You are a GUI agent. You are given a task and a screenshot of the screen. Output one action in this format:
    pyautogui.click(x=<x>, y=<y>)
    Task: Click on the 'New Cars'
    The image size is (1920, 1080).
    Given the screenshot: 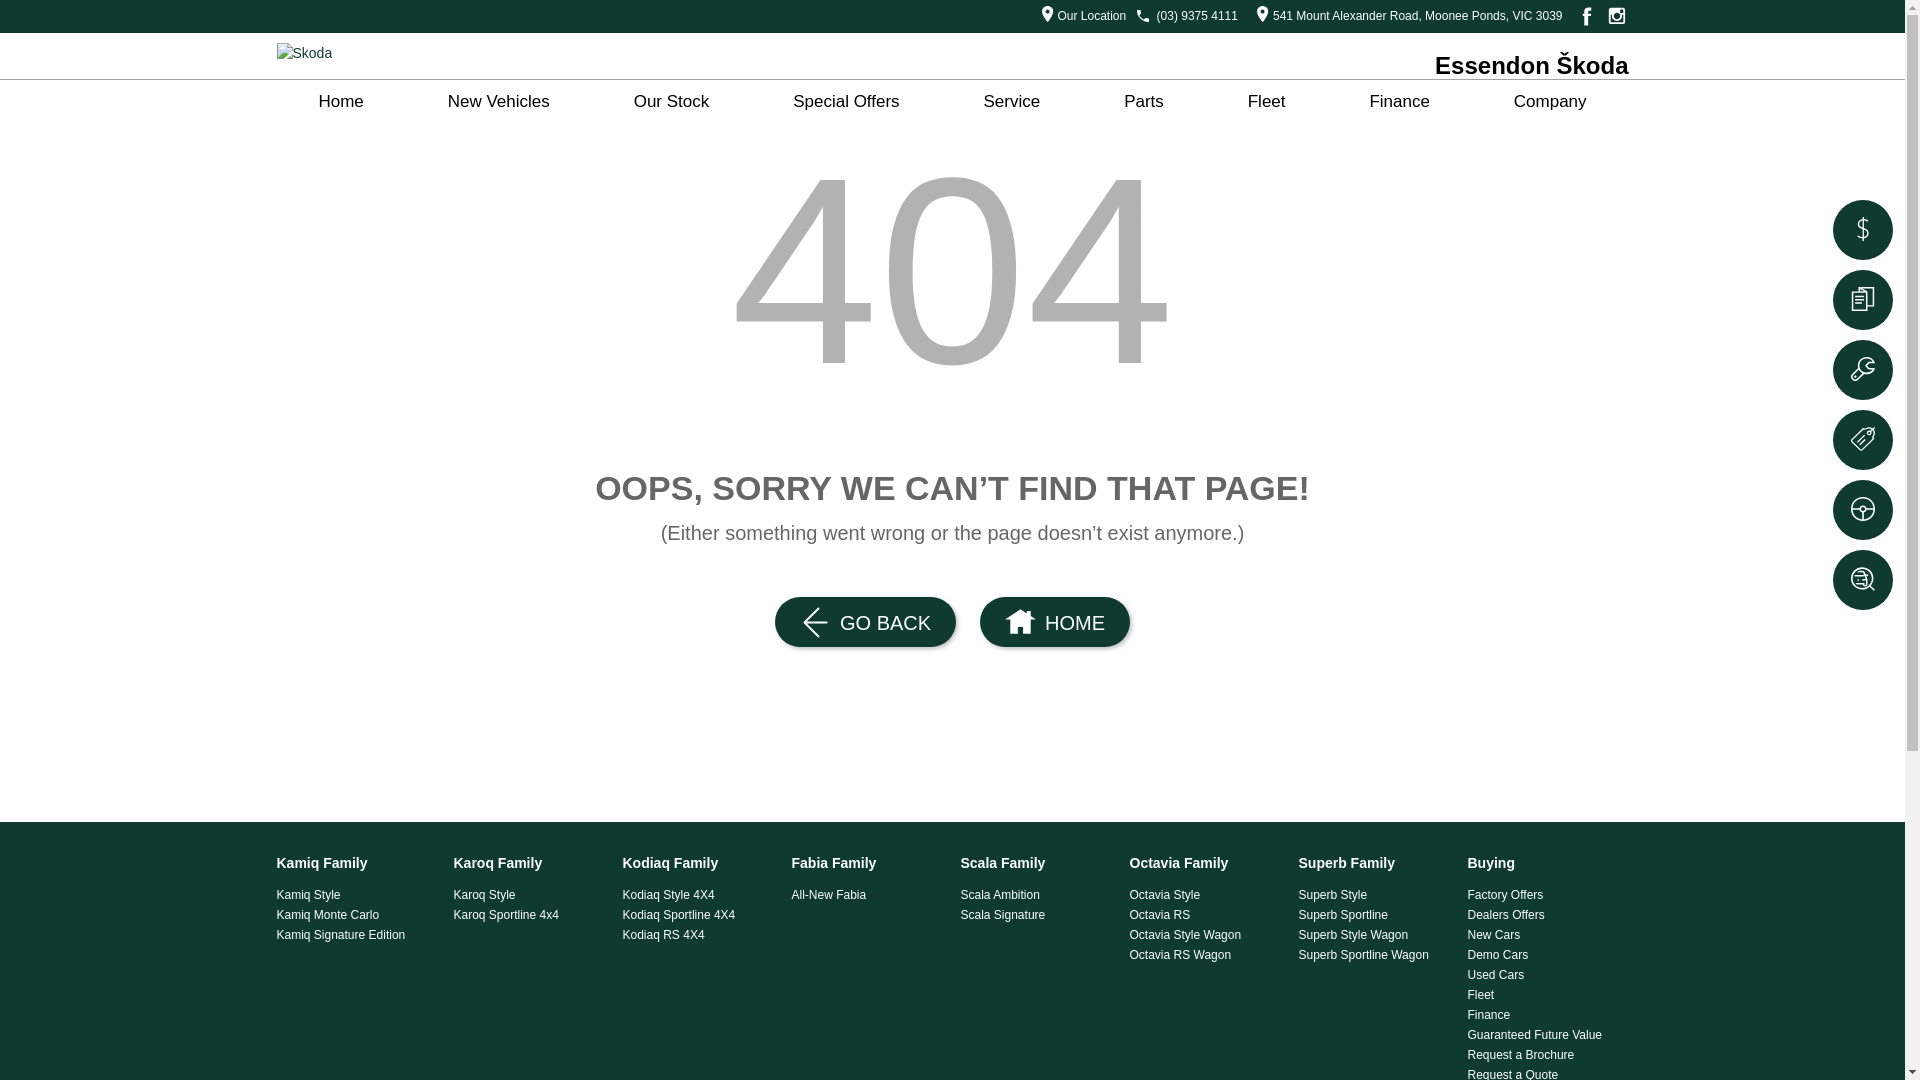 What is the action you would take?
    pyautogui.click(x=1468, y=934)
    